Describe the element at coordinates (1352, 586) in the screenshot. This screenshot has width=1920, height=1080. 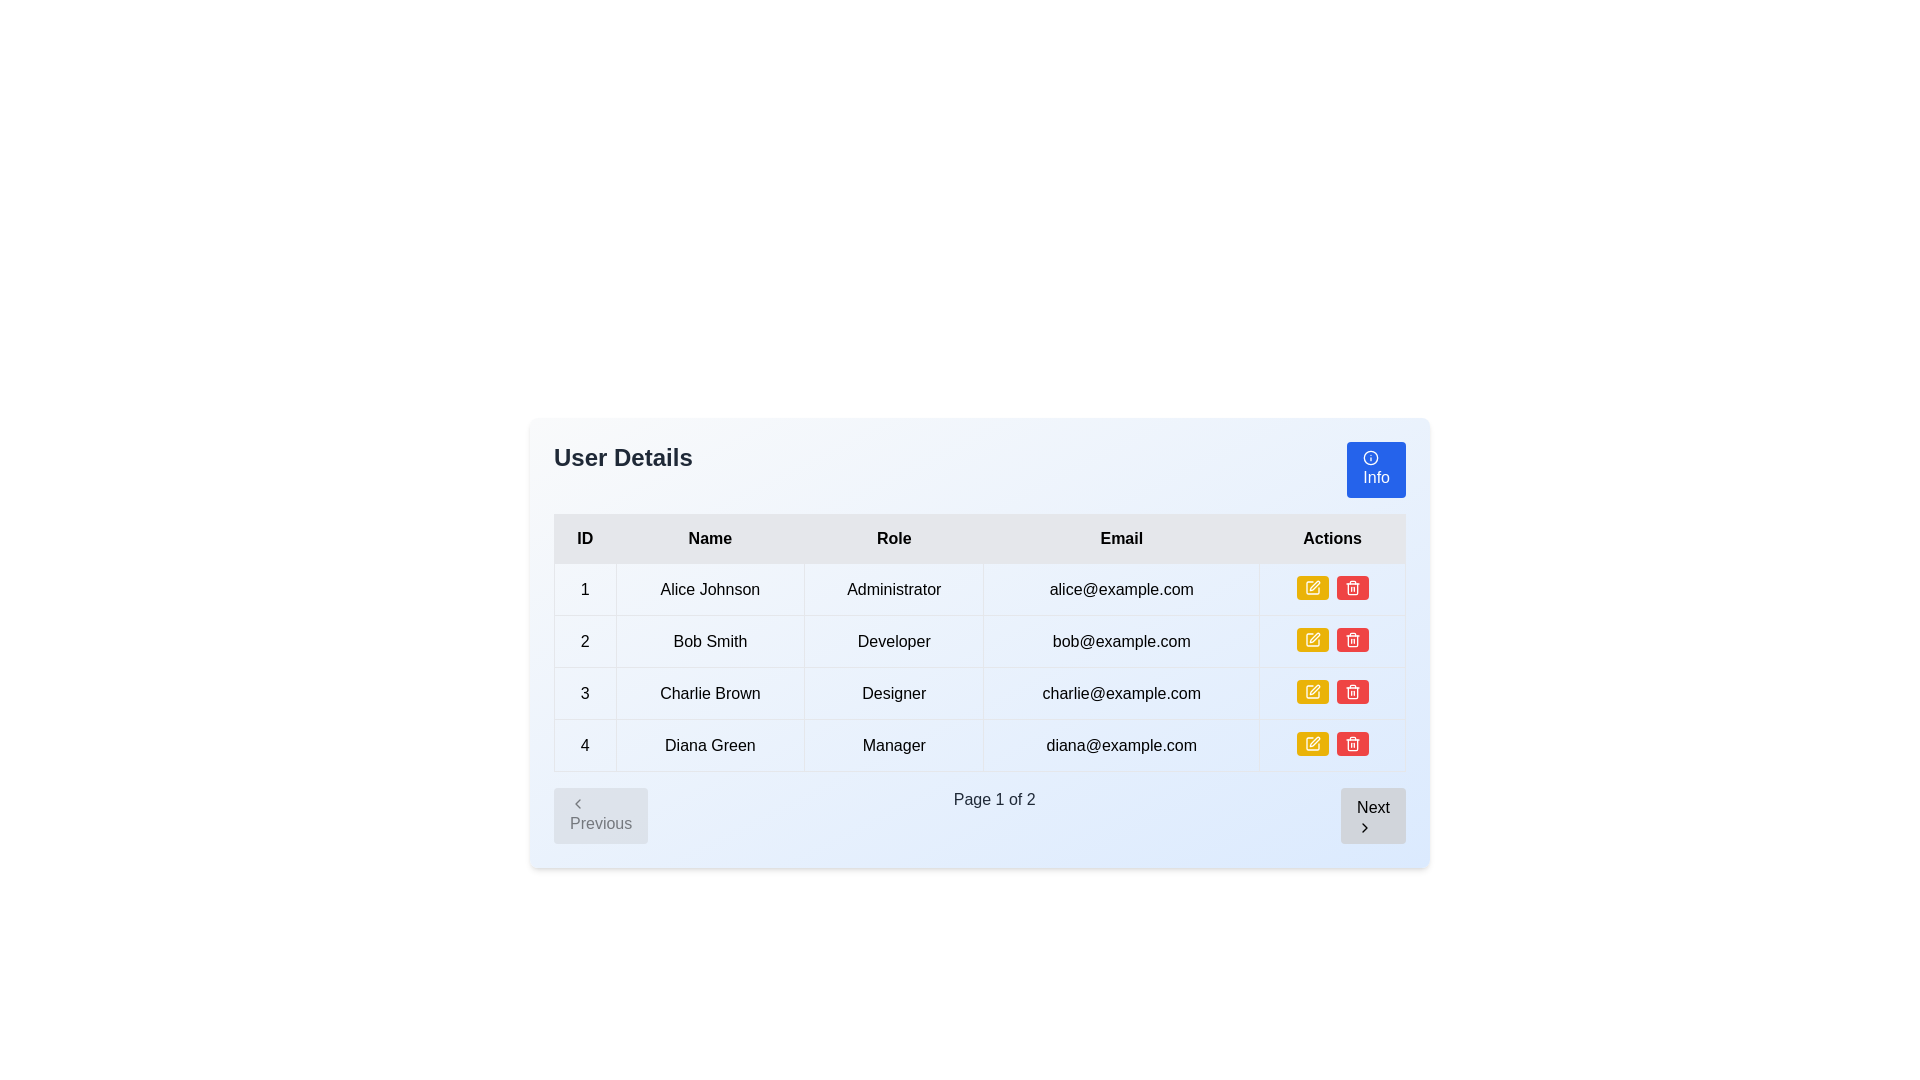
I see `the 'Delete' icon in the 'Actions' column for 'Bob Smith' to potentially display a tooltip` at that location.